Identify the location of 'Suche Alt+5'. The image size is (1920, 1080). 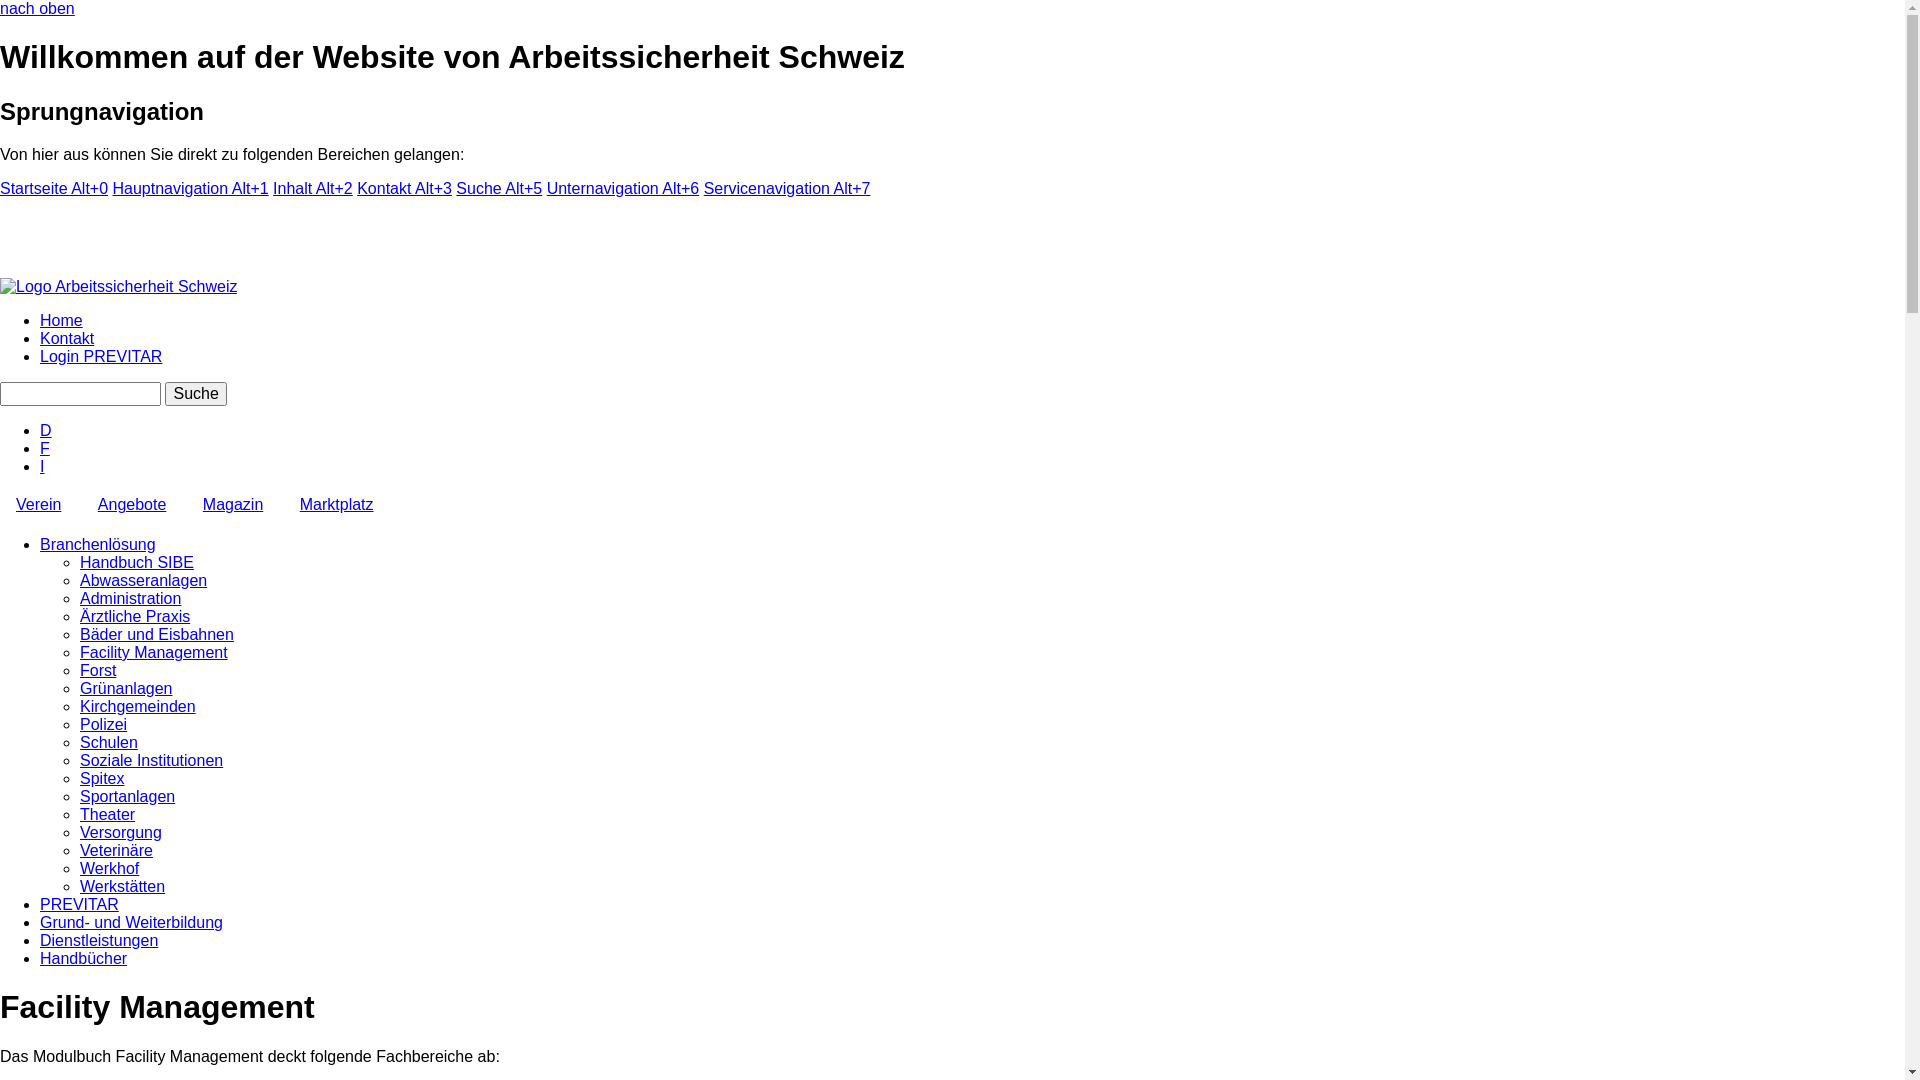
(455, 188).